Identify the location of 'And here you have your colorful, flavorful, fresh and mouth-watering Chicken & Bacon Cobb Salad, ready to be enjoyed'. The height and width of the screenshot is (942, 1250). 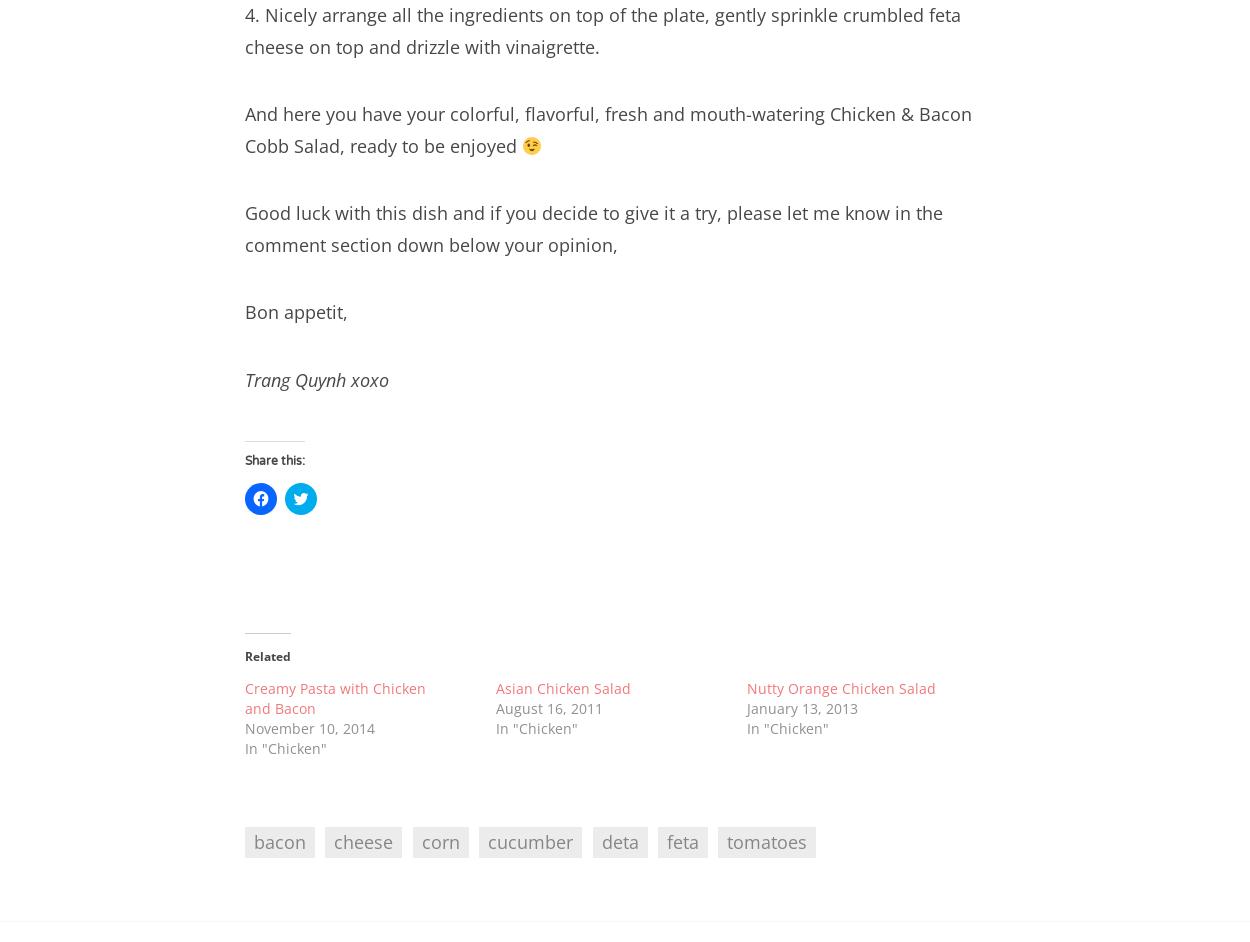
(607, 129).